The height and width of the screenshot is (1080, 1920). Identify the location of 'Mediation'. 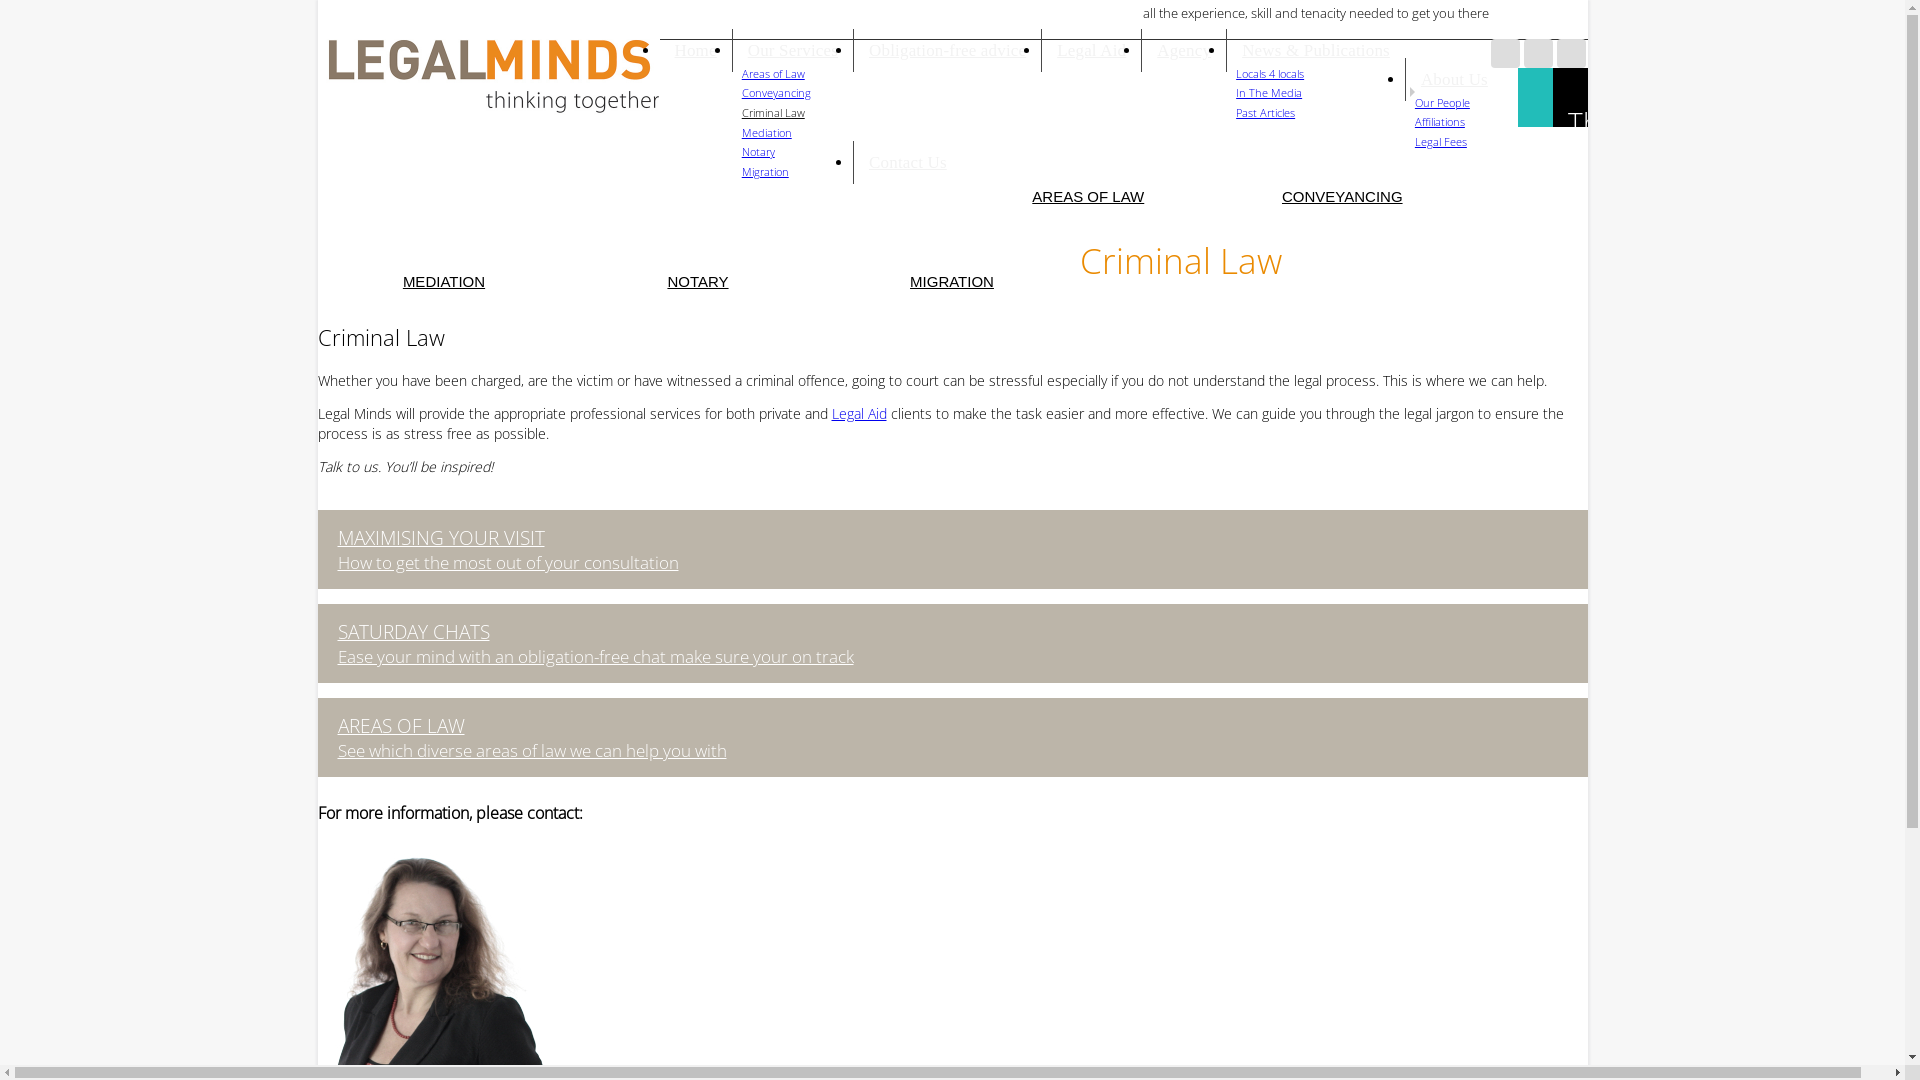
(766, 132).